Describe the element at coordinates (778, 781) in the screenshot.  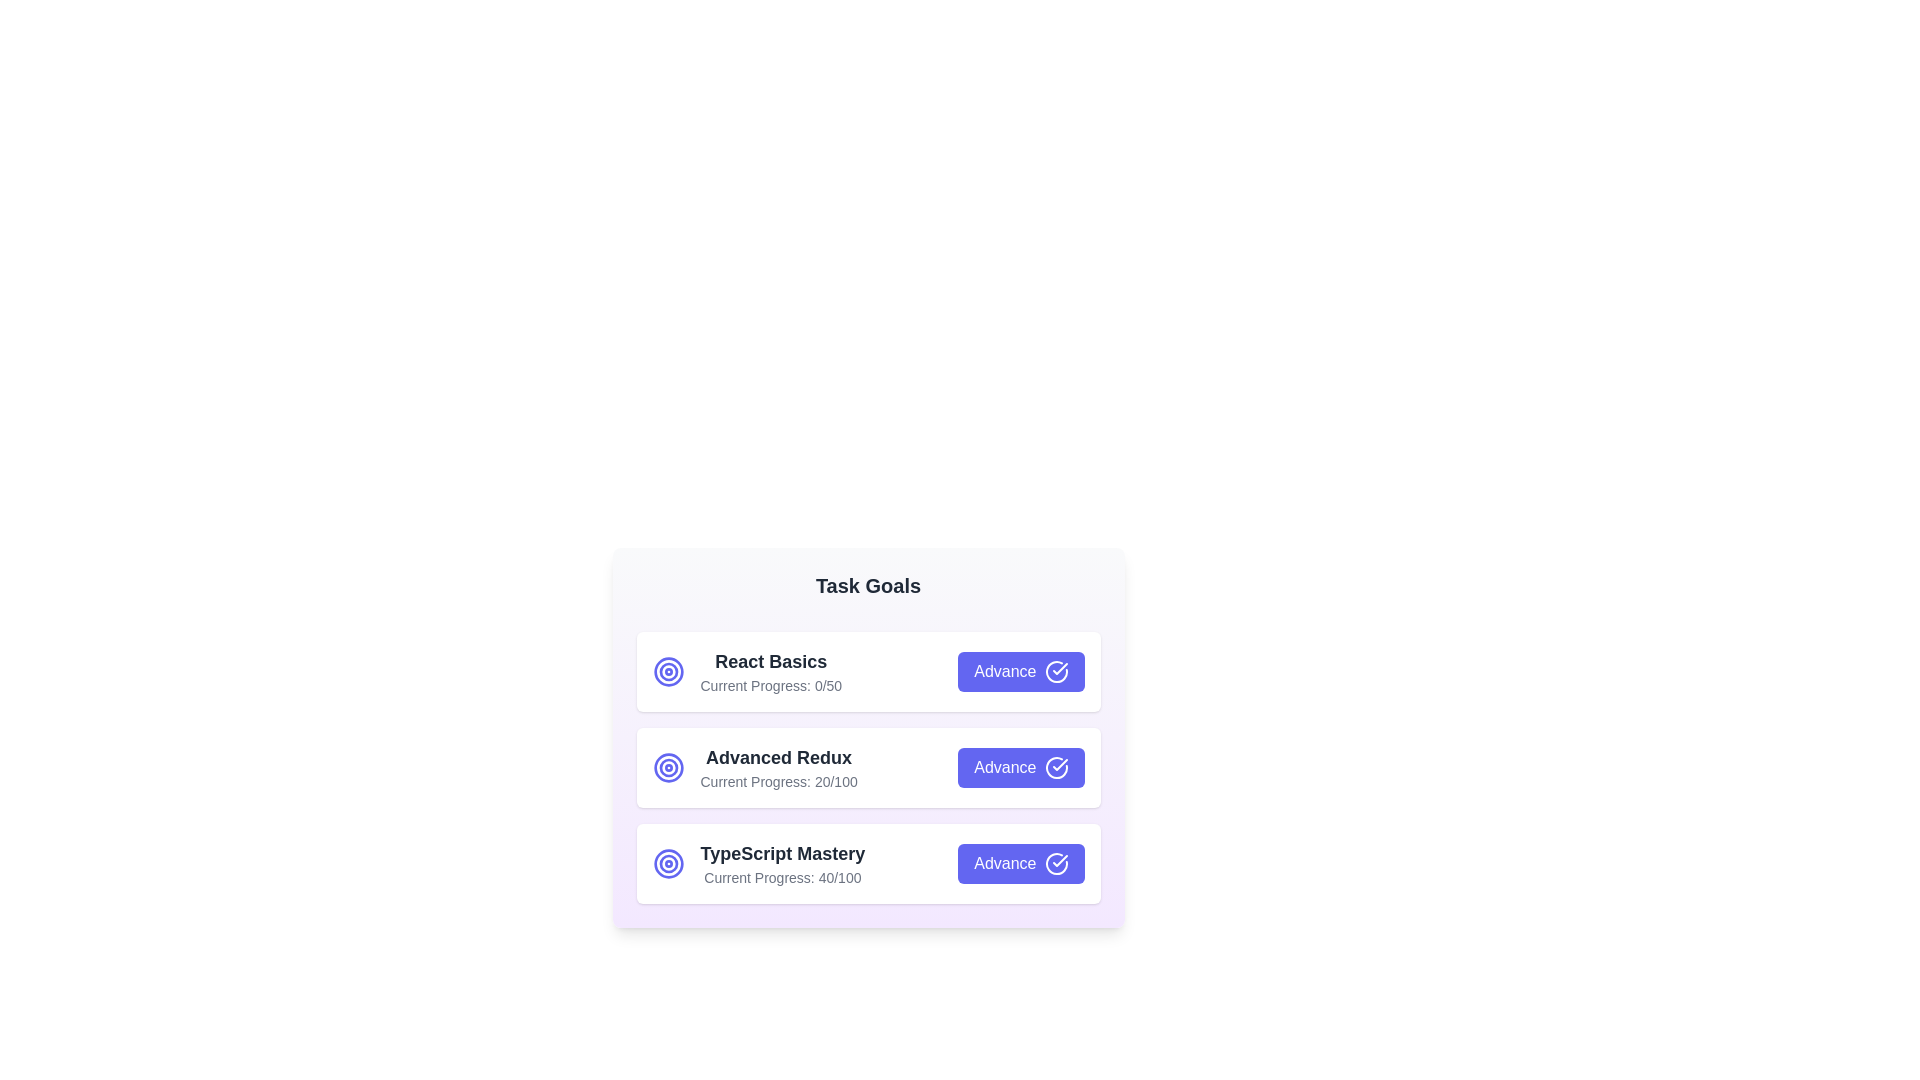
I see `text label displaying 'Current Progress: 20/100', which is located beneath the 'Advanced Redux' heading` at that location.